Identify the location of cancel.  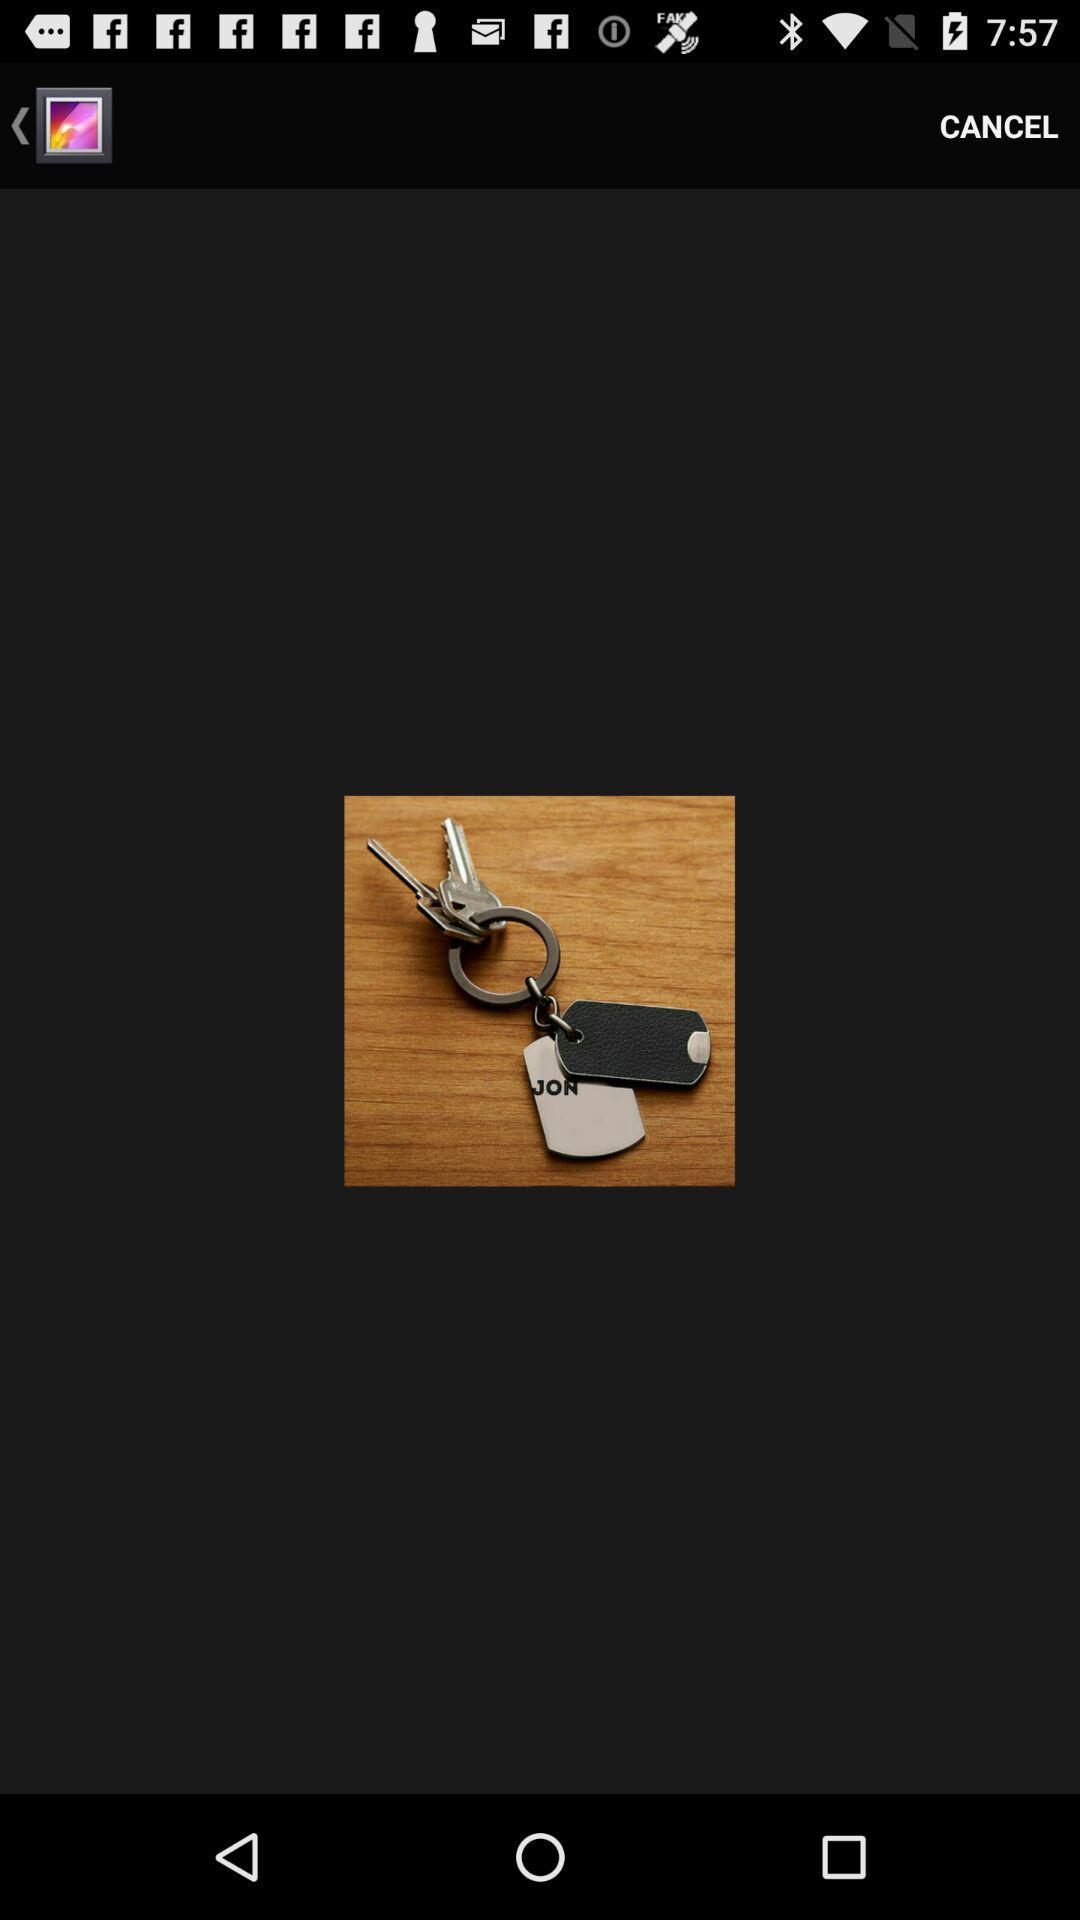
(999, 124).